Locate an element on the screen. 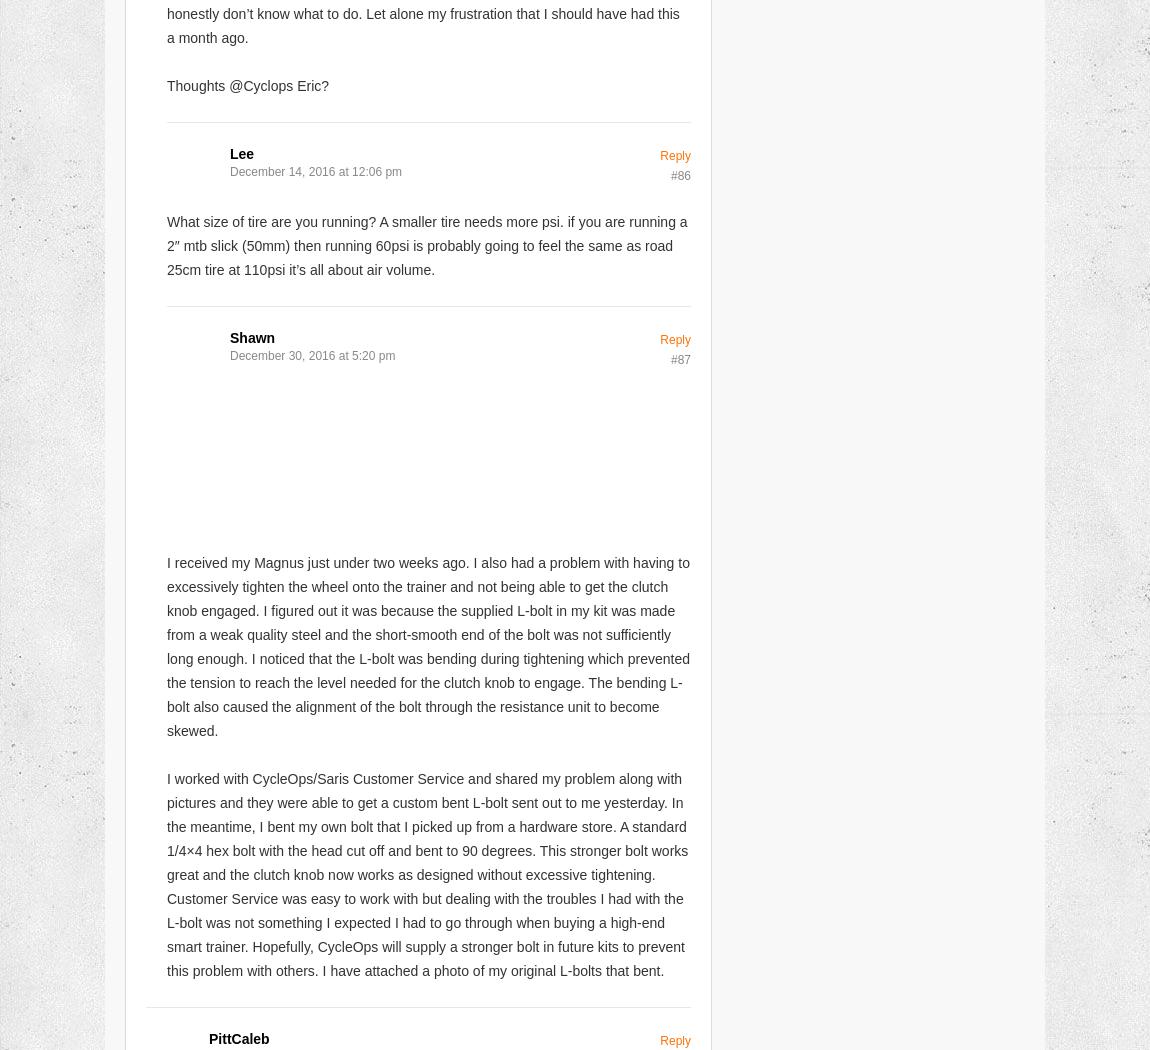 The image size is (1150, 1050). 'December 14, 2016 at 12:06 pm' is located at coordinates (229, 171).